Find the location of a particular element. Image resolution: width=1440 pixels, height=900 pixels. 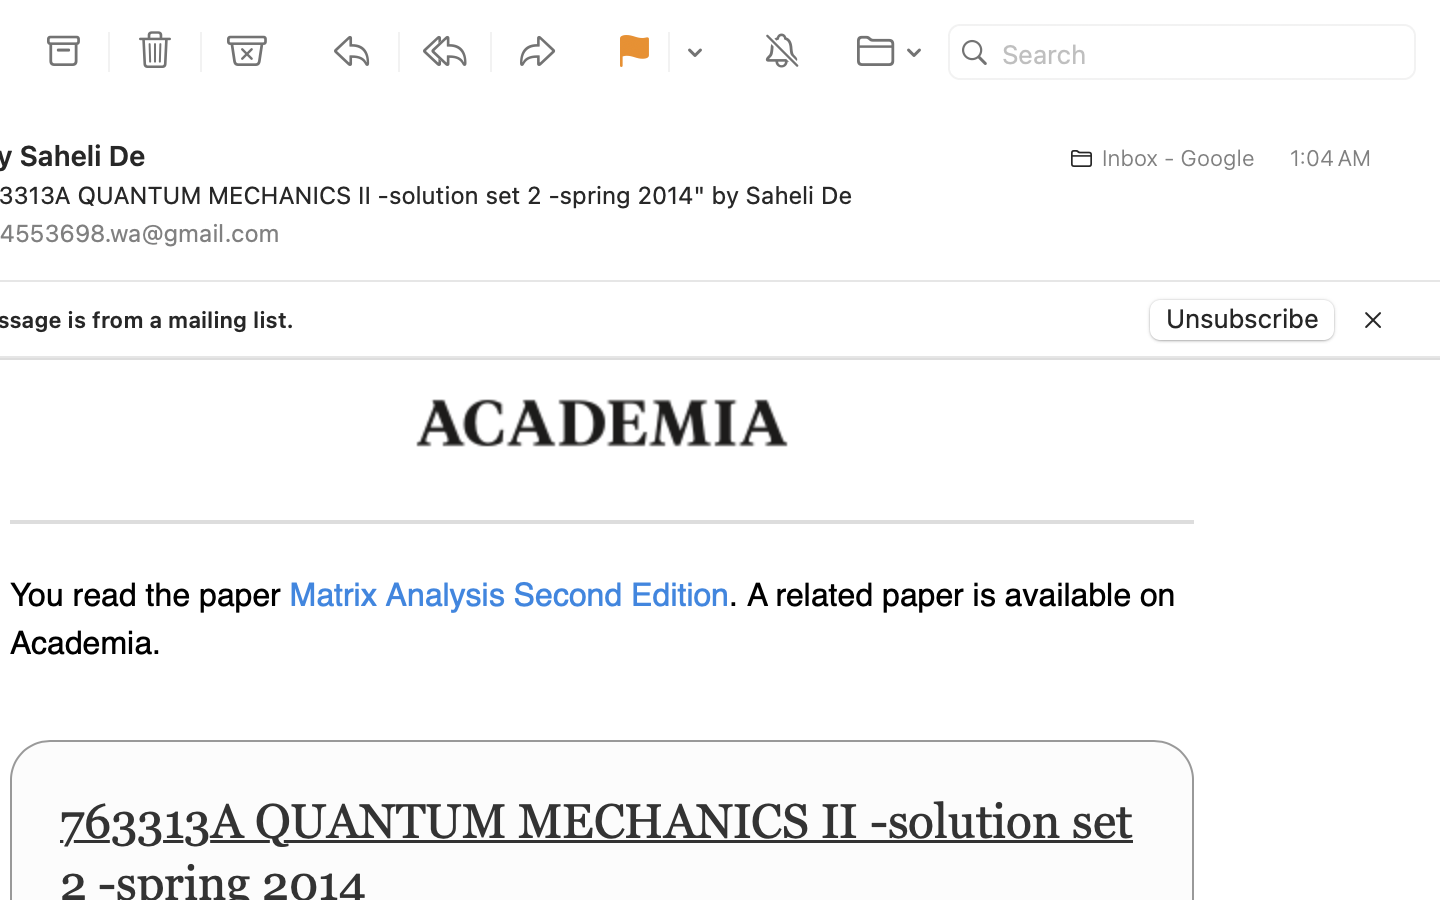

'. A related paper is available on Academia.' is located at coordinates (592, 620).